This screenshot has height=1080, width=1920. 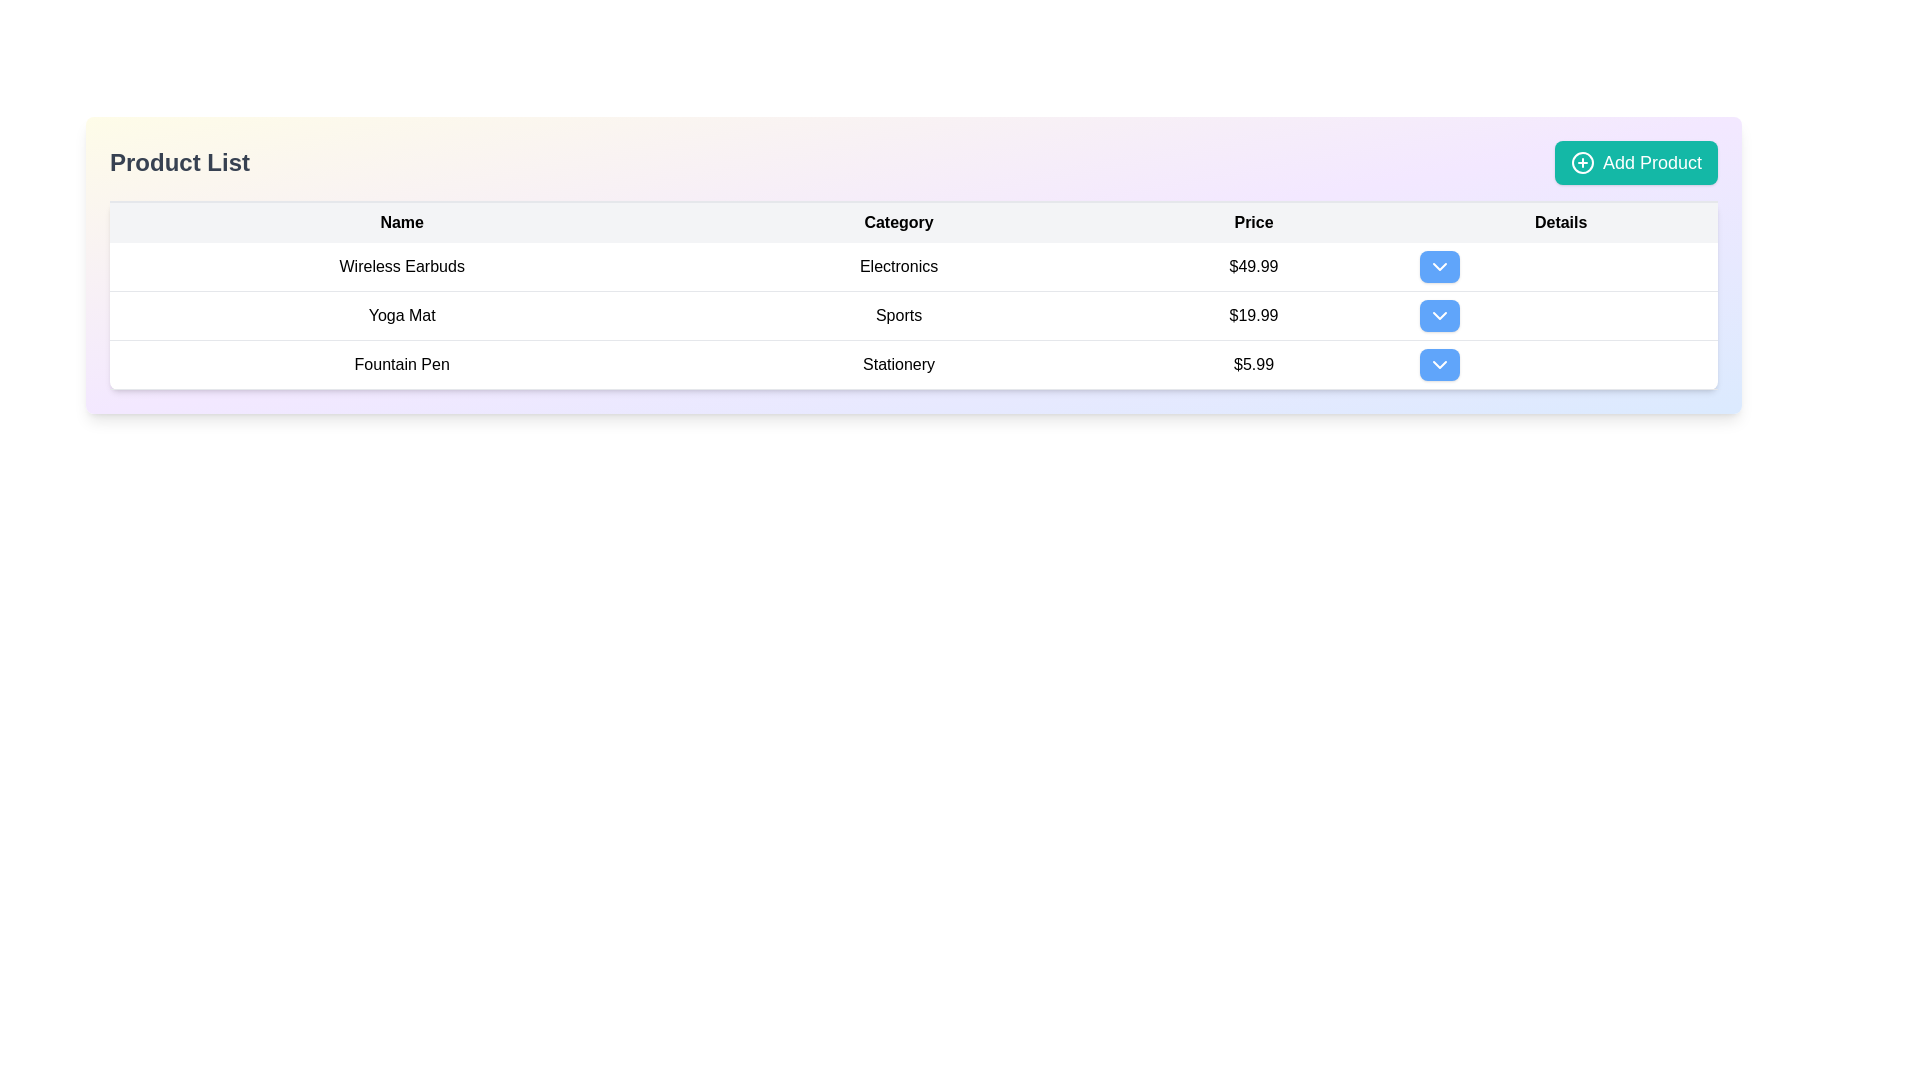 I want to click on the 'Fountain Pen' text label in the first column of the third row of the table, which provides descriptive information about the product, so click(x=401, y=365).